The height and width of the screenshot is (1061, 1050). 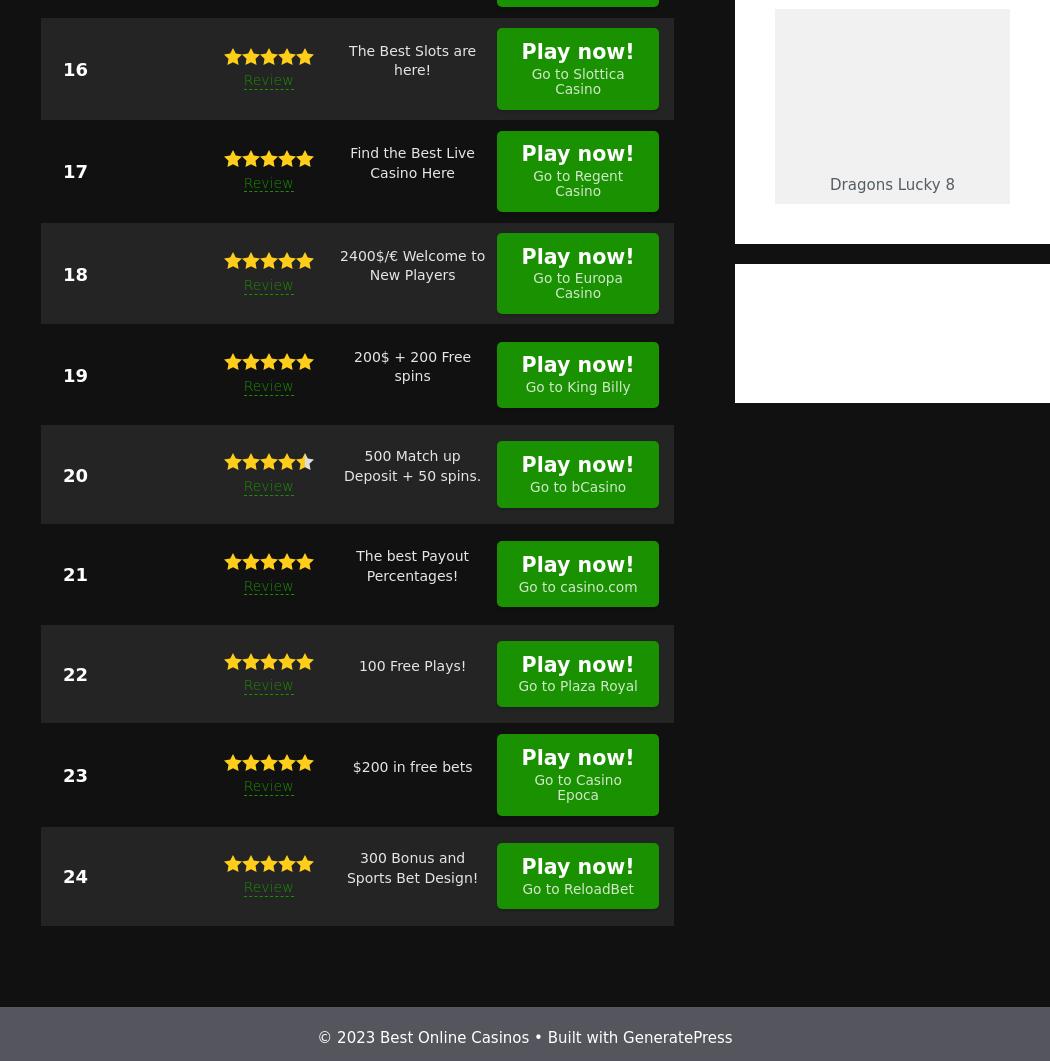 What do you see at coordinates (412, 564) in the screenshot?
I see `'The best Payout Percentages!'` at bounding box center [412, 564].